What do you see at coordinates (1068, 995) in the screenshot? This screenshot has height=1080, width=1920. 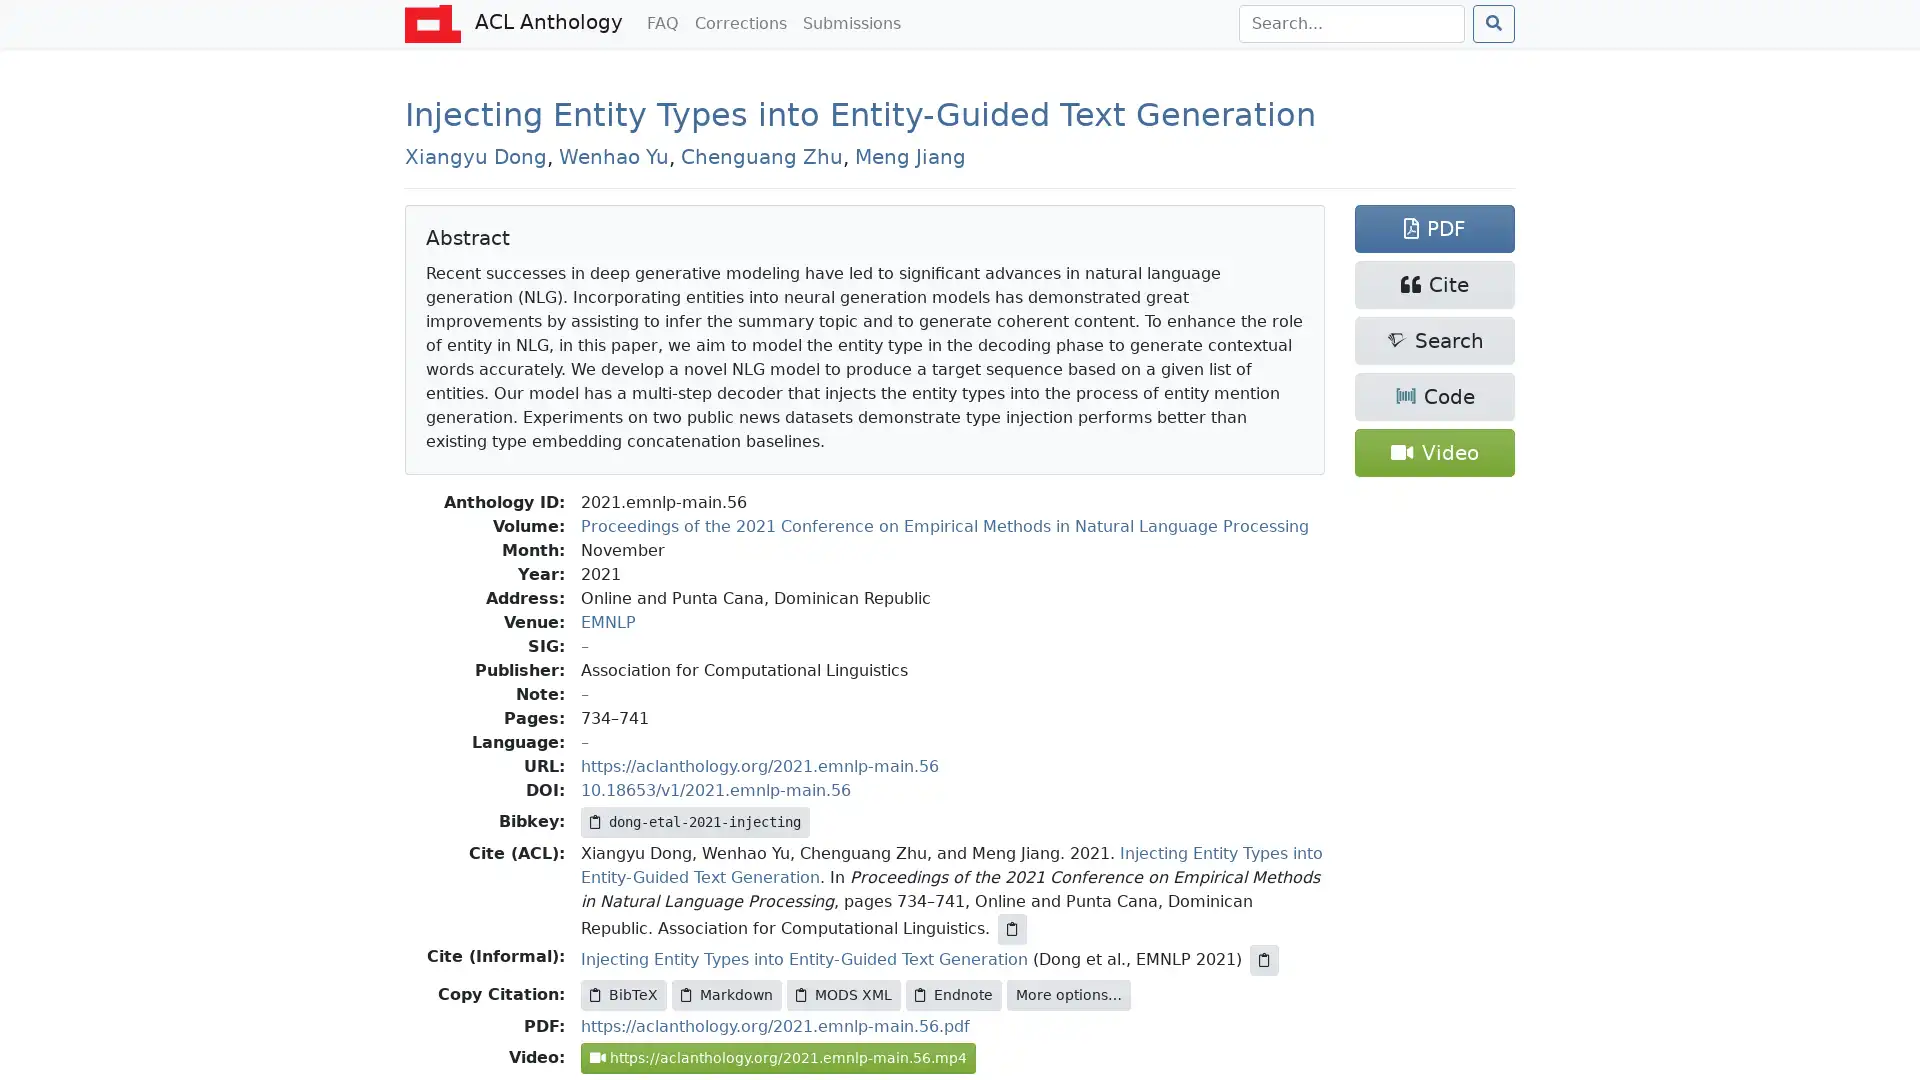 I see `More options...` at bounding box center [1068, 995].